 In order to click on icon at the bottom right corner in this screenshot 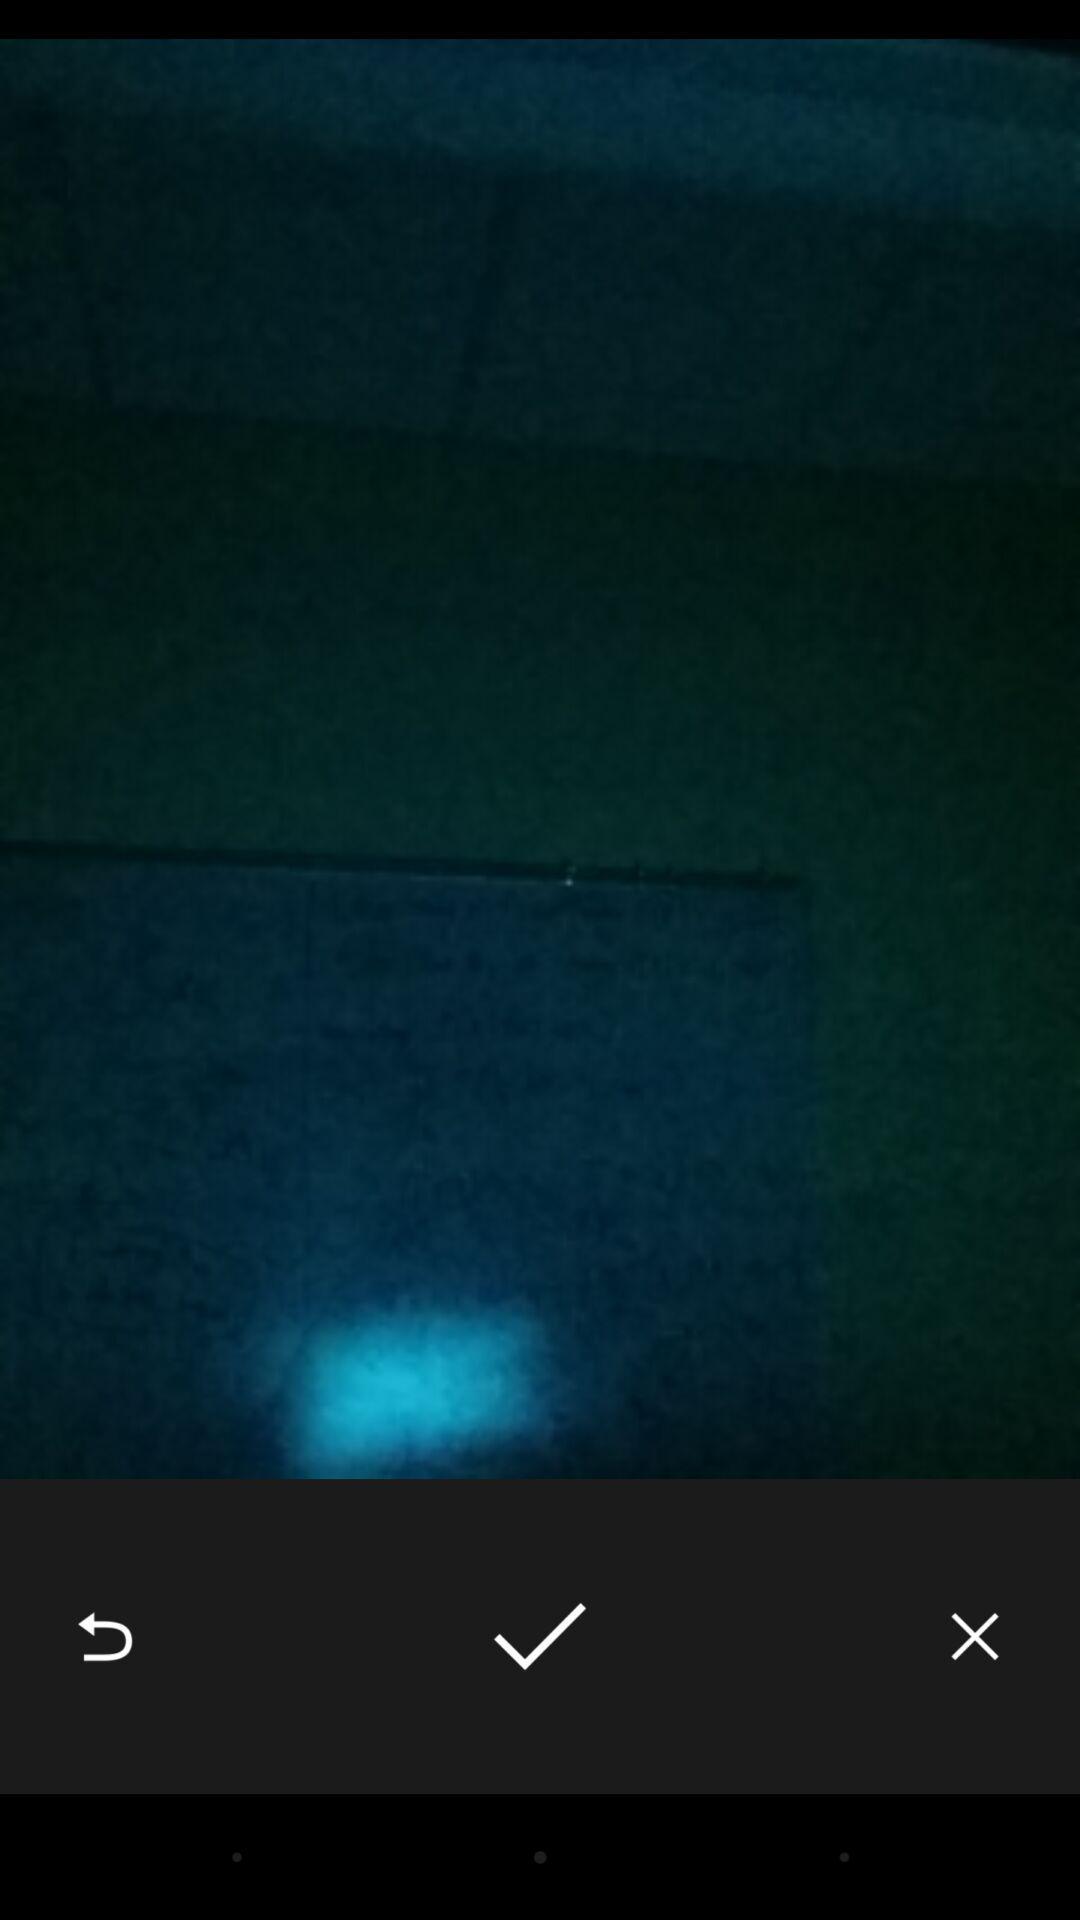, I will do `click(974, 1636)`.